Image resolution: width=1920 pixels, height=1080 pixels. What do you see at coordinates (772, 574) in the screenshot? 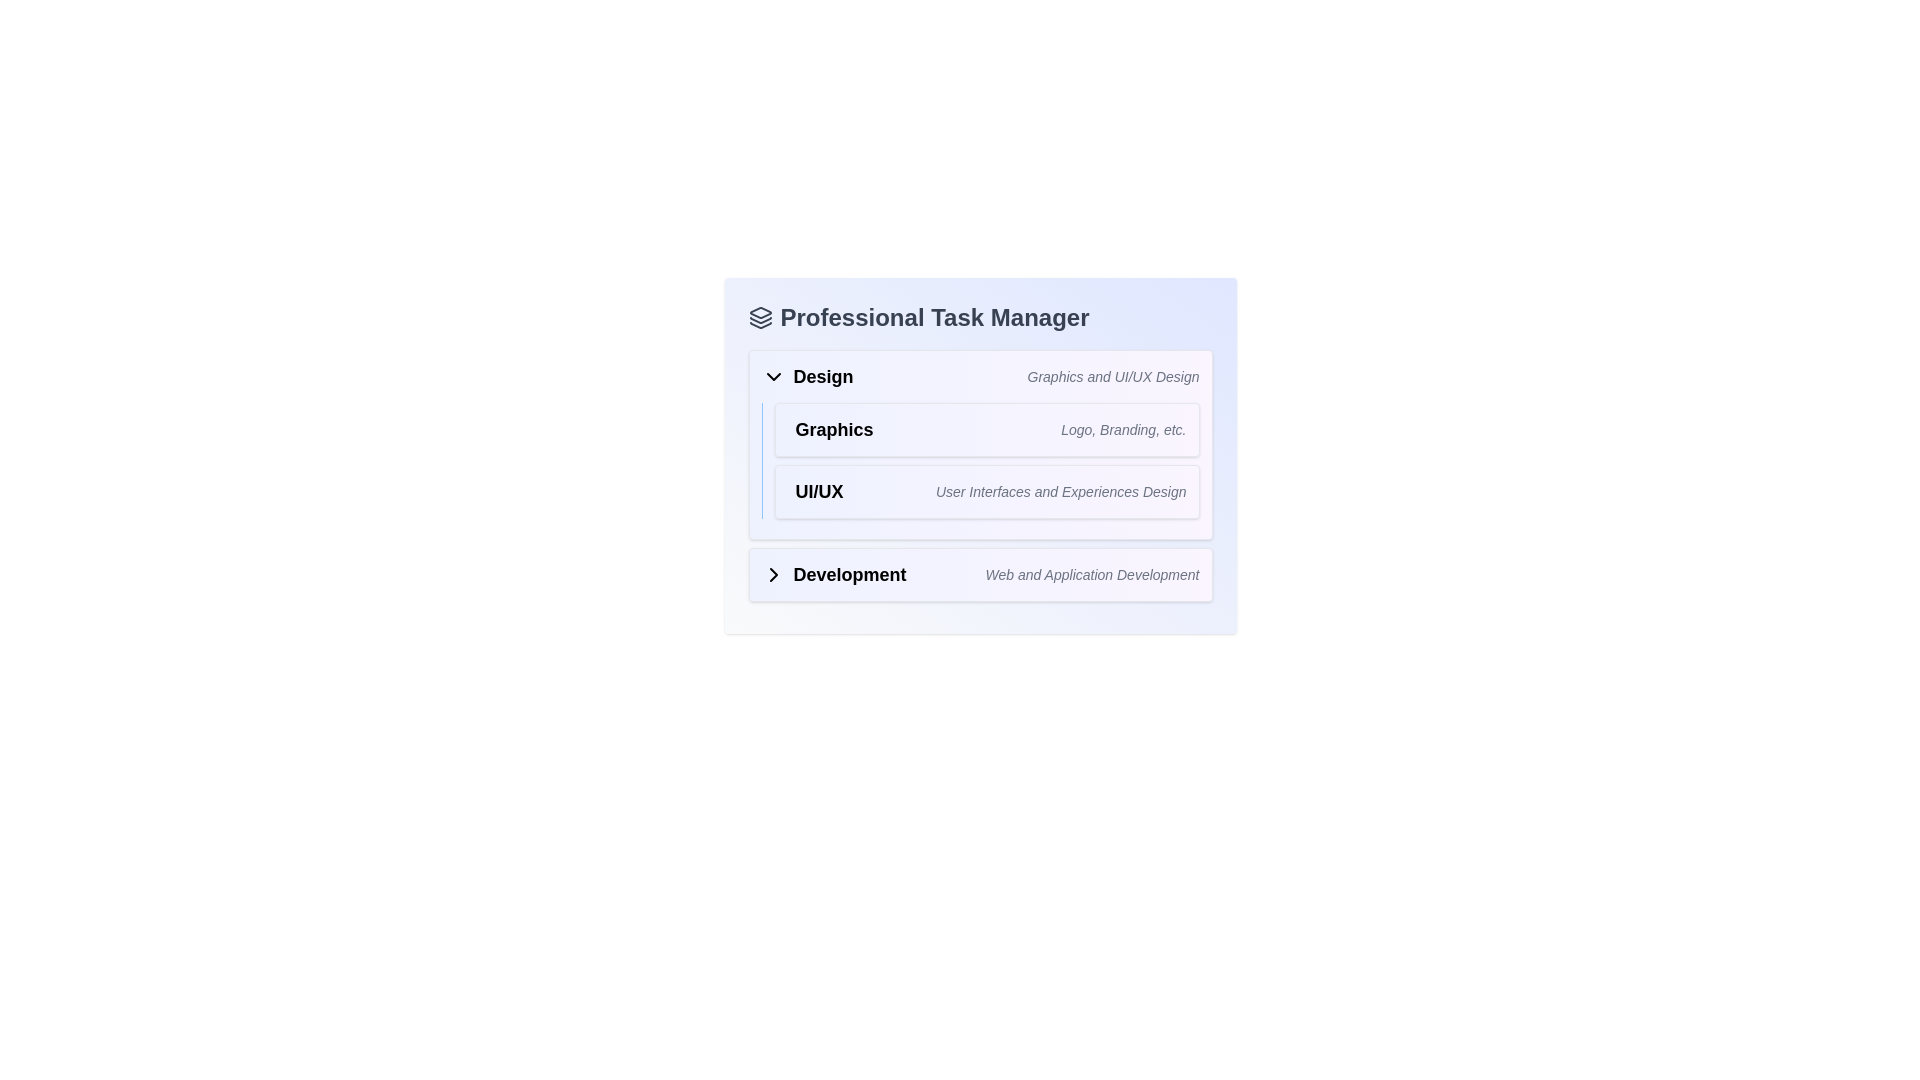
I see `the Chevron icon located to the left of the 'Development' label under the 'Professional Task Manager' header` at bounding box center [772, 574].